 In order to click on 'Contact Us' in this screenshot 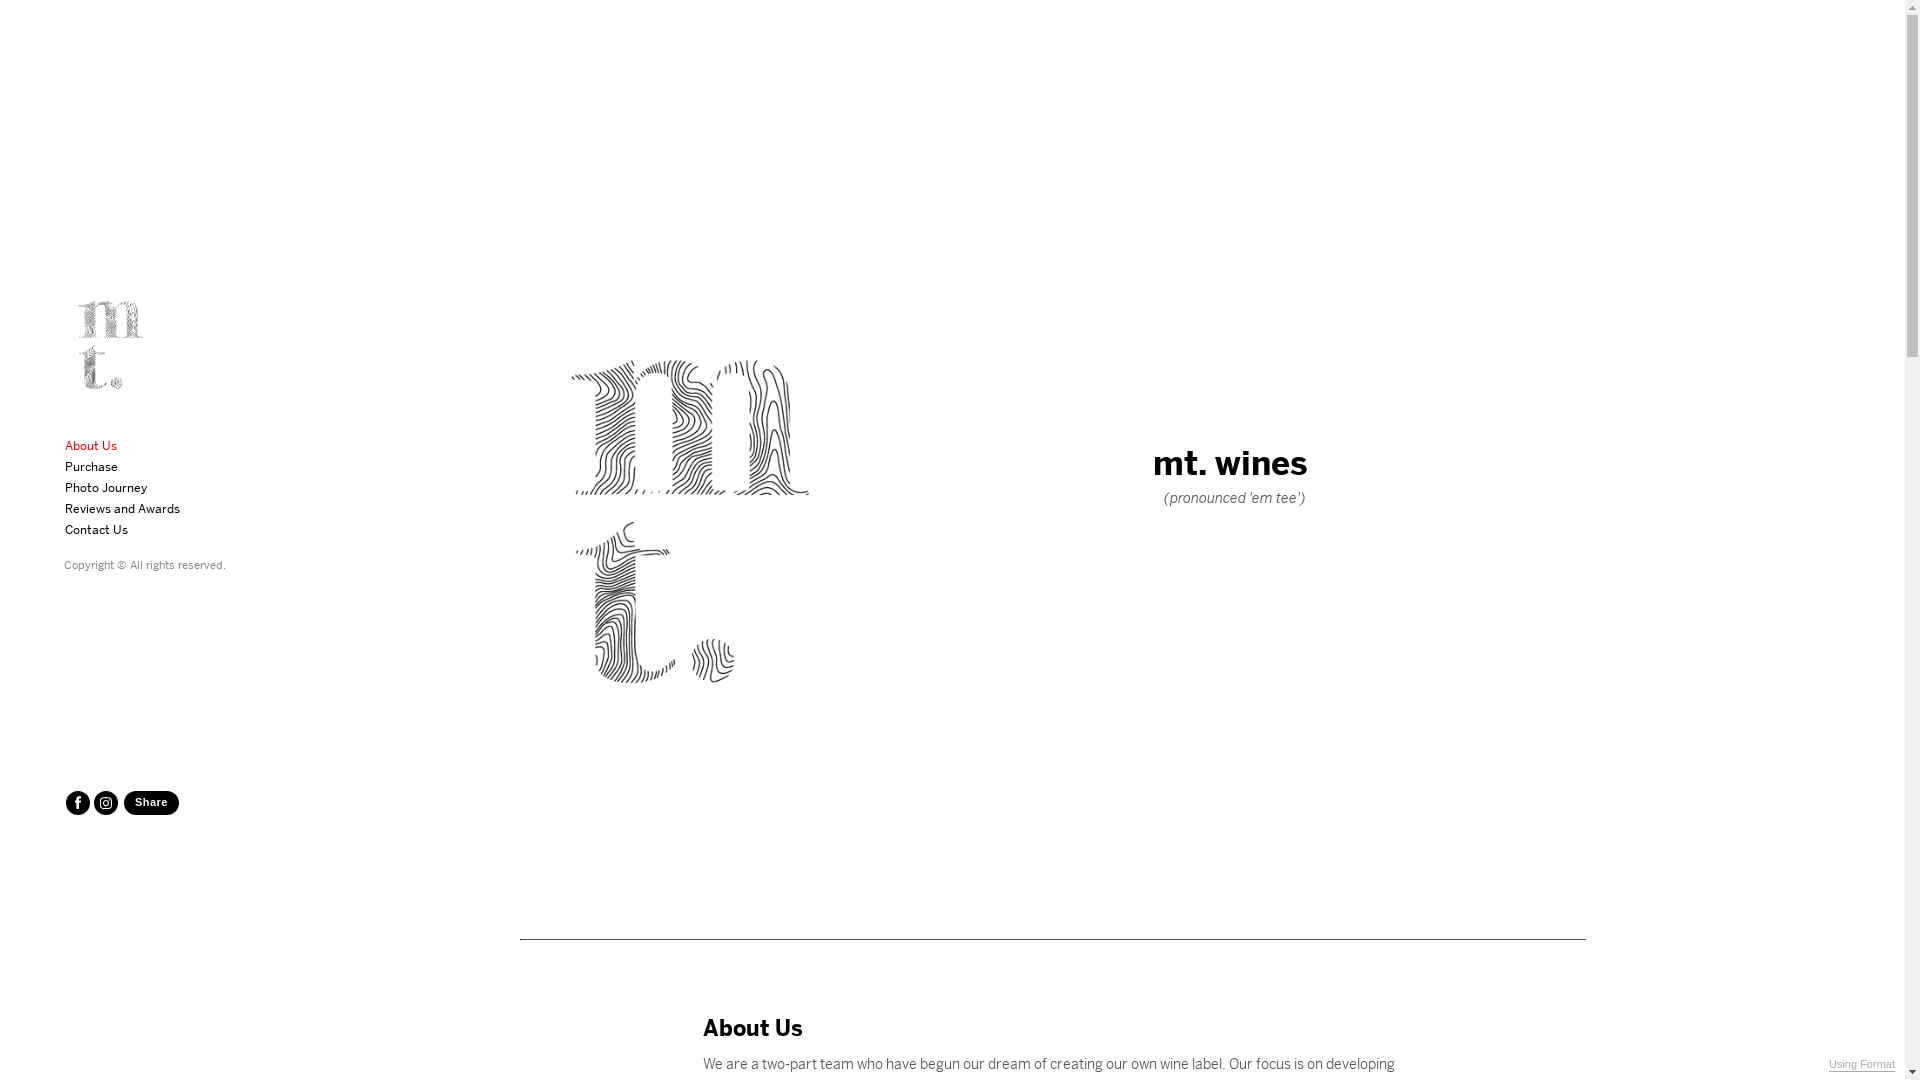, I will do `click(63, 528)`.